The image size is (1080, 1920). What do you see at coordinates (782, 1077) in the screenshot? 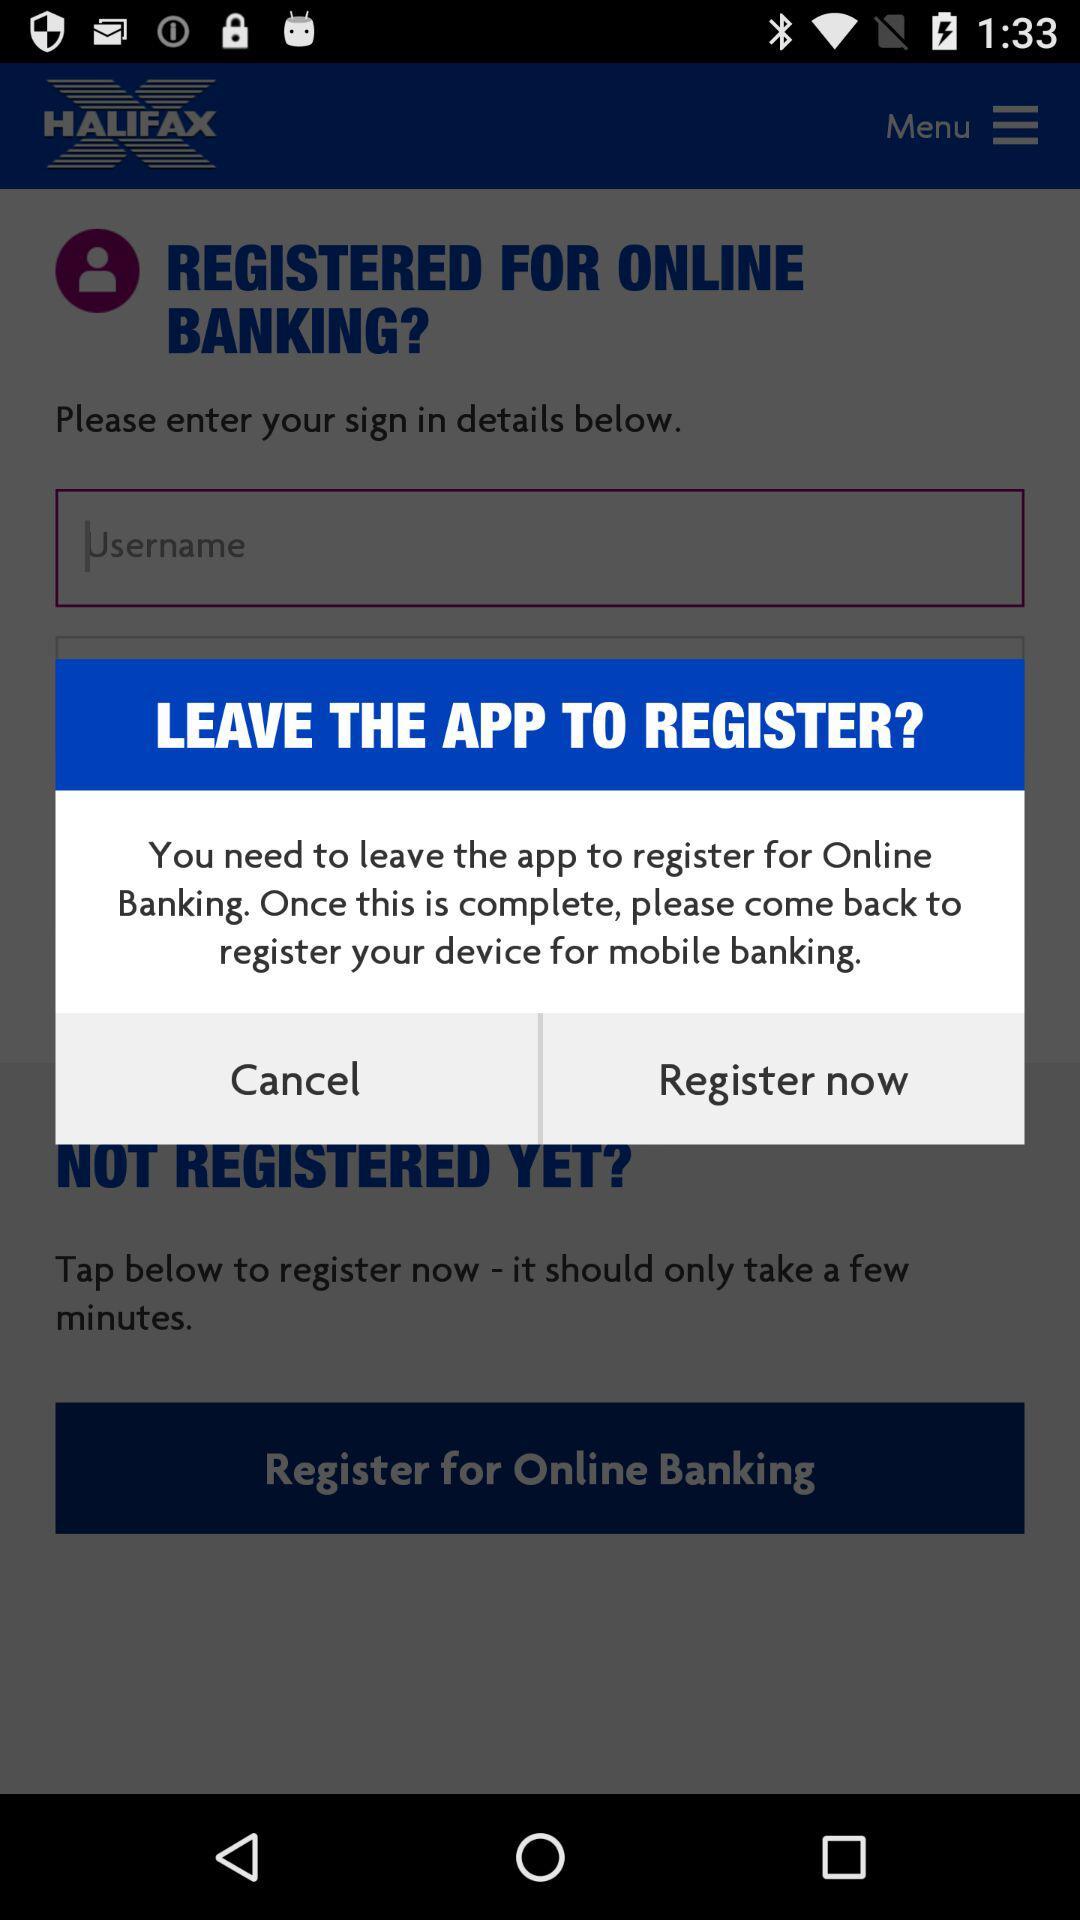
I see `register now` at bounding box center [782, 1077].